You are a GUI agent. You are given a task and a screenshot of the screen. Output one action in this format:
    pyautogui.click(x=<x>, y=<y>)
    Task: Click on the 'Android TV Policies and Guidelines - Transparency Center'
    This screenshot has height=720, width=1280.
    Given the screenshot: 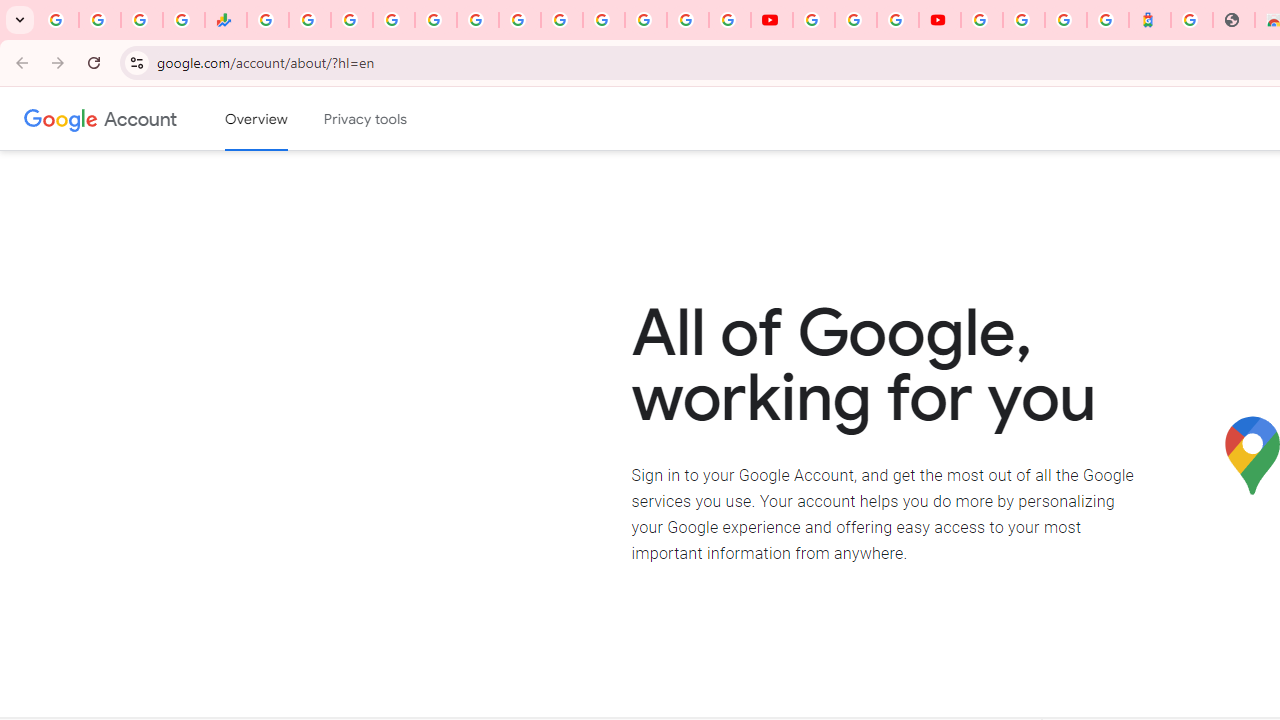 What is the action you would take?
    pyautogui.click(x=520, y=20)
    